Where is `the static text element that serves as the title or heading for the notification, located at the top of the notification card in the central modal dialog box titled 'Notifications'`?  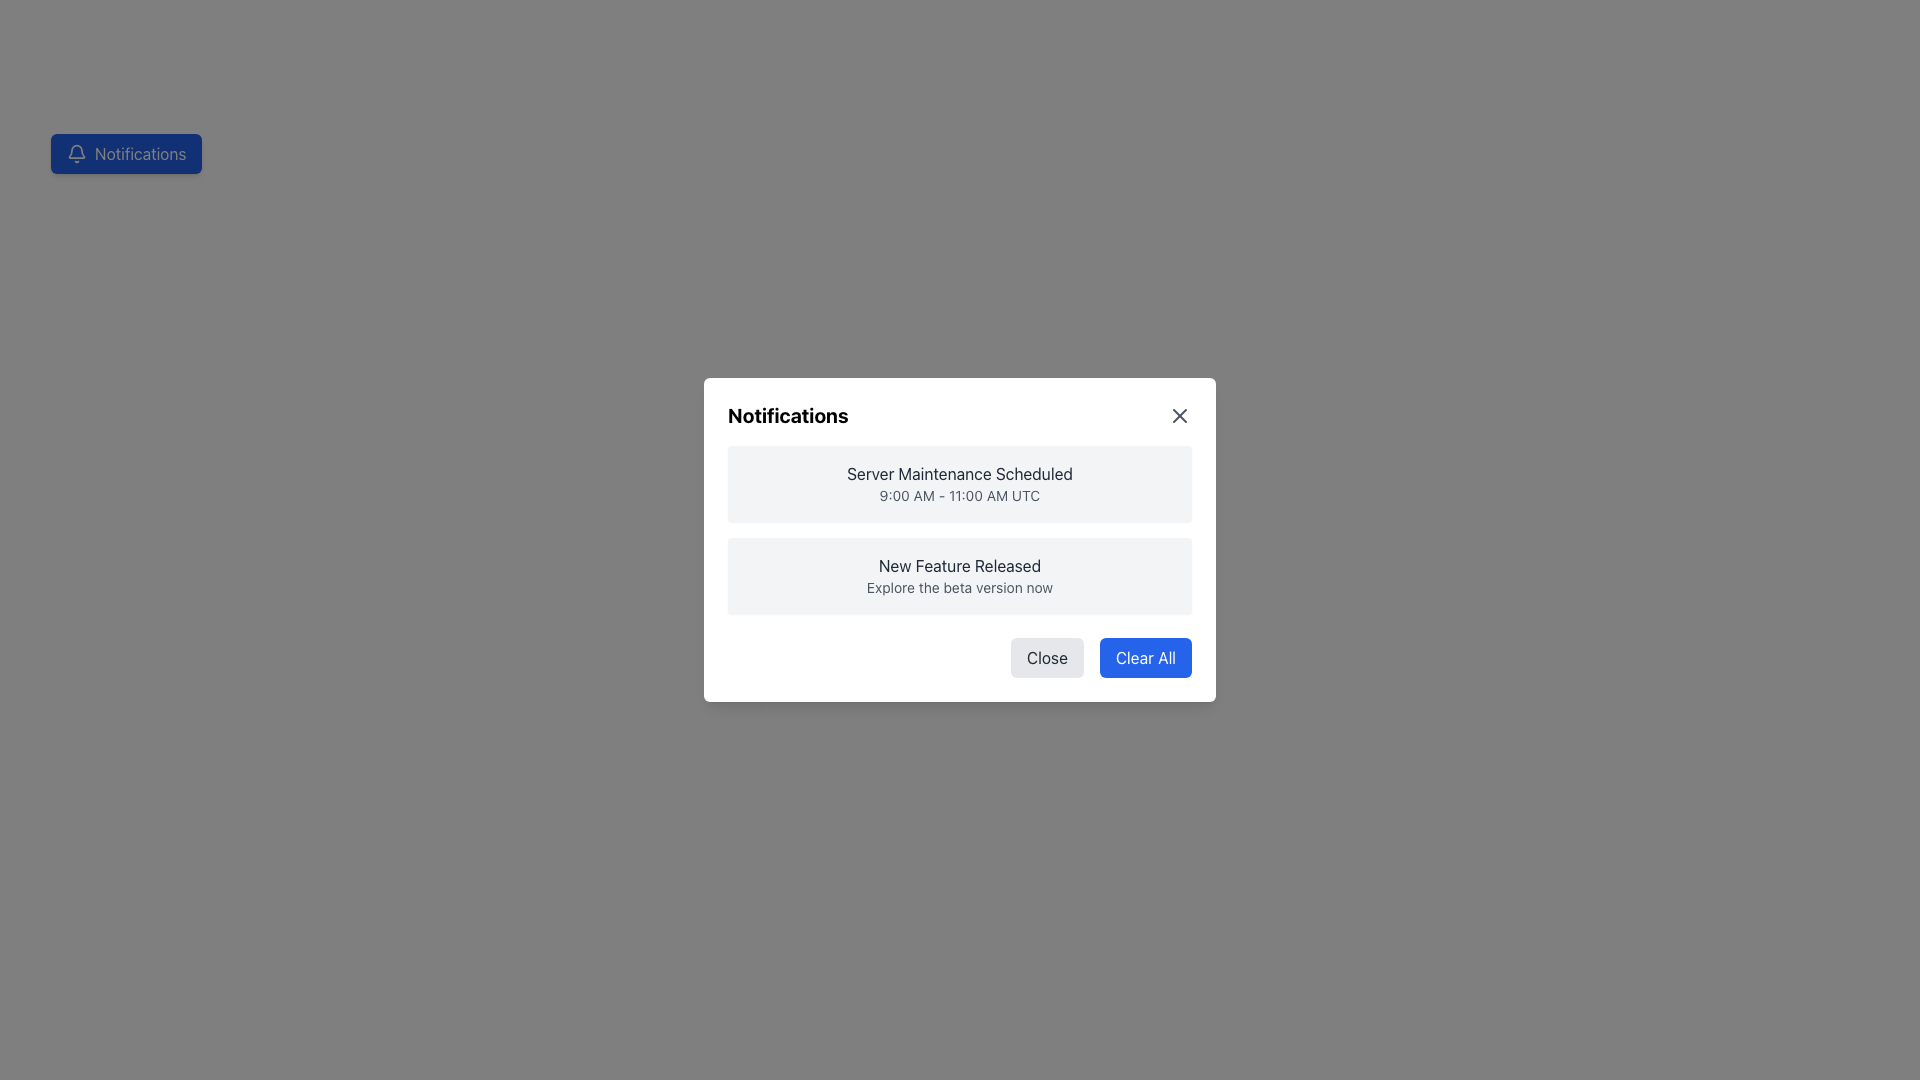 the static text element that serves as the title or heading for the notification, located at the top of the notification card in the central modal dialog box titled 'Notifications' is located at coordinates (960, 474).